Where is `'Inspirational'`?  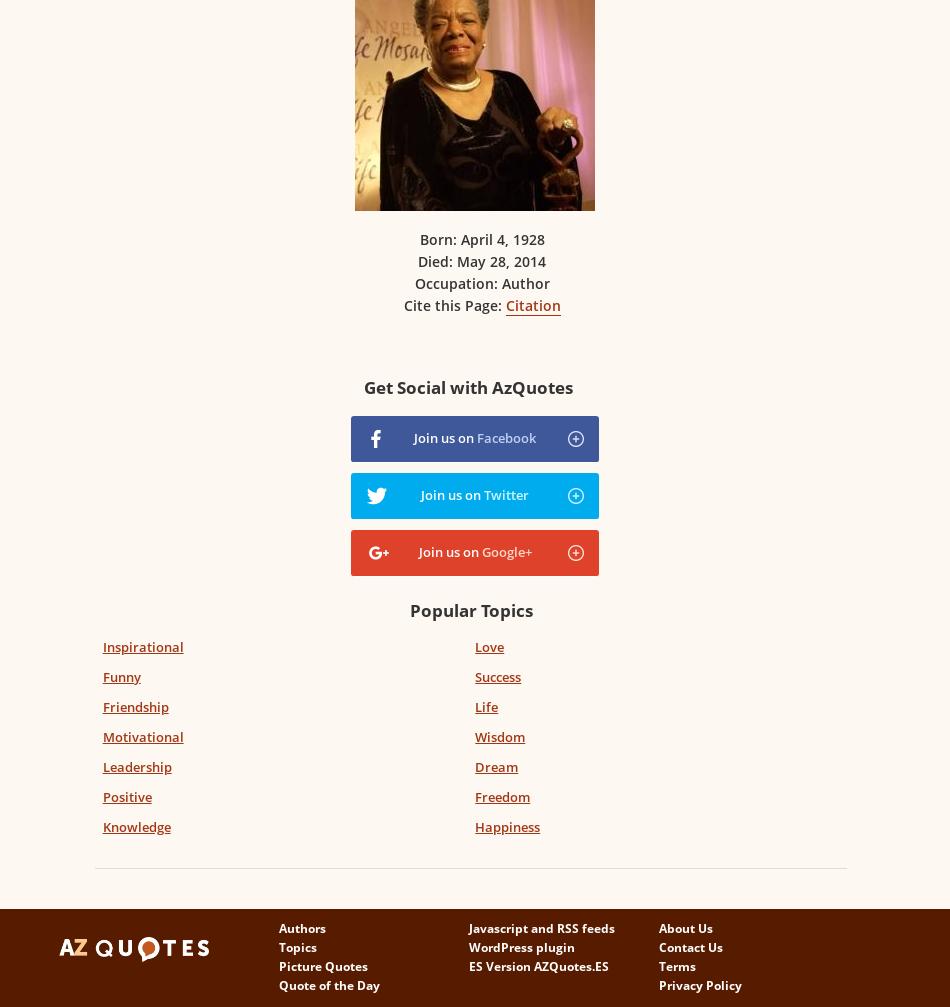
'Inspirational' is located at coordinates (142, 644).